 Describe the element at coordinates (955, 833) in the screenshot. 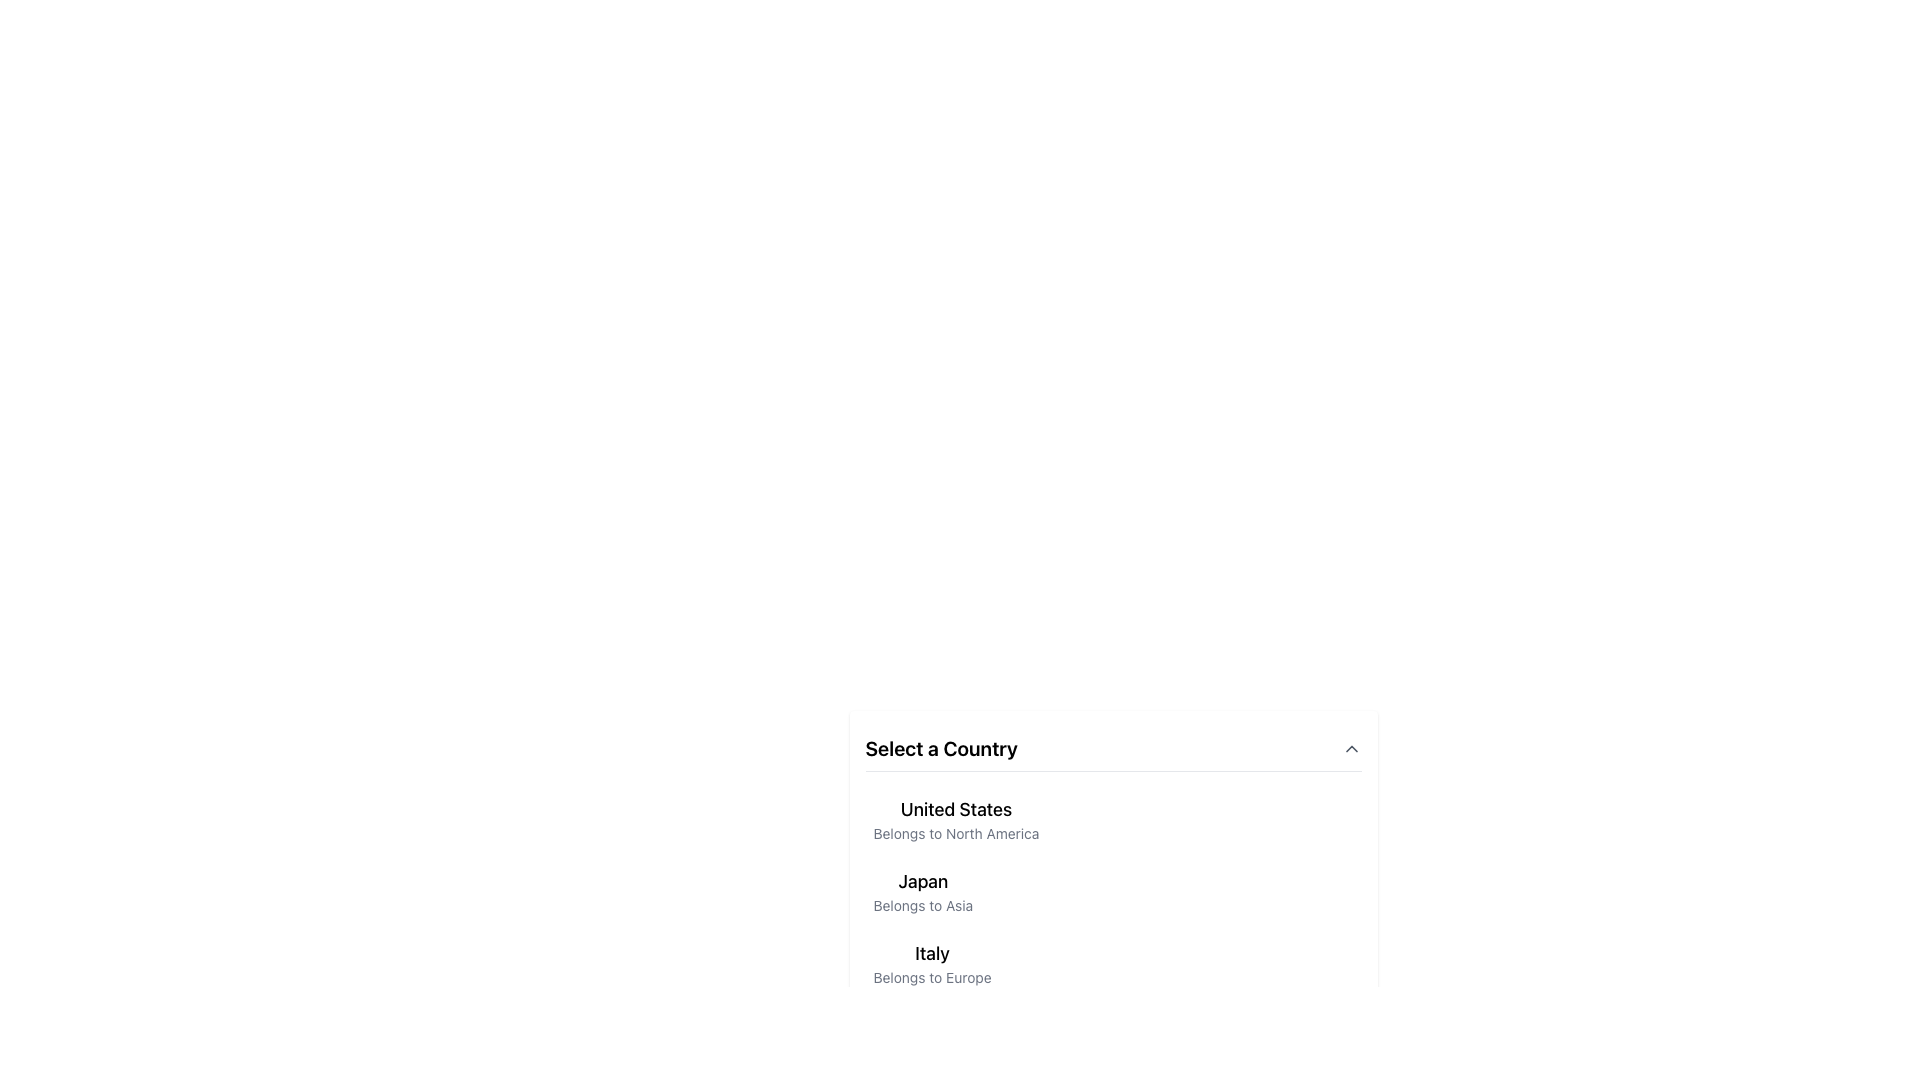

I see `text displayed in the static text label that indicates 'Belongs to North America', which is positioned below 'United States'` at that location.